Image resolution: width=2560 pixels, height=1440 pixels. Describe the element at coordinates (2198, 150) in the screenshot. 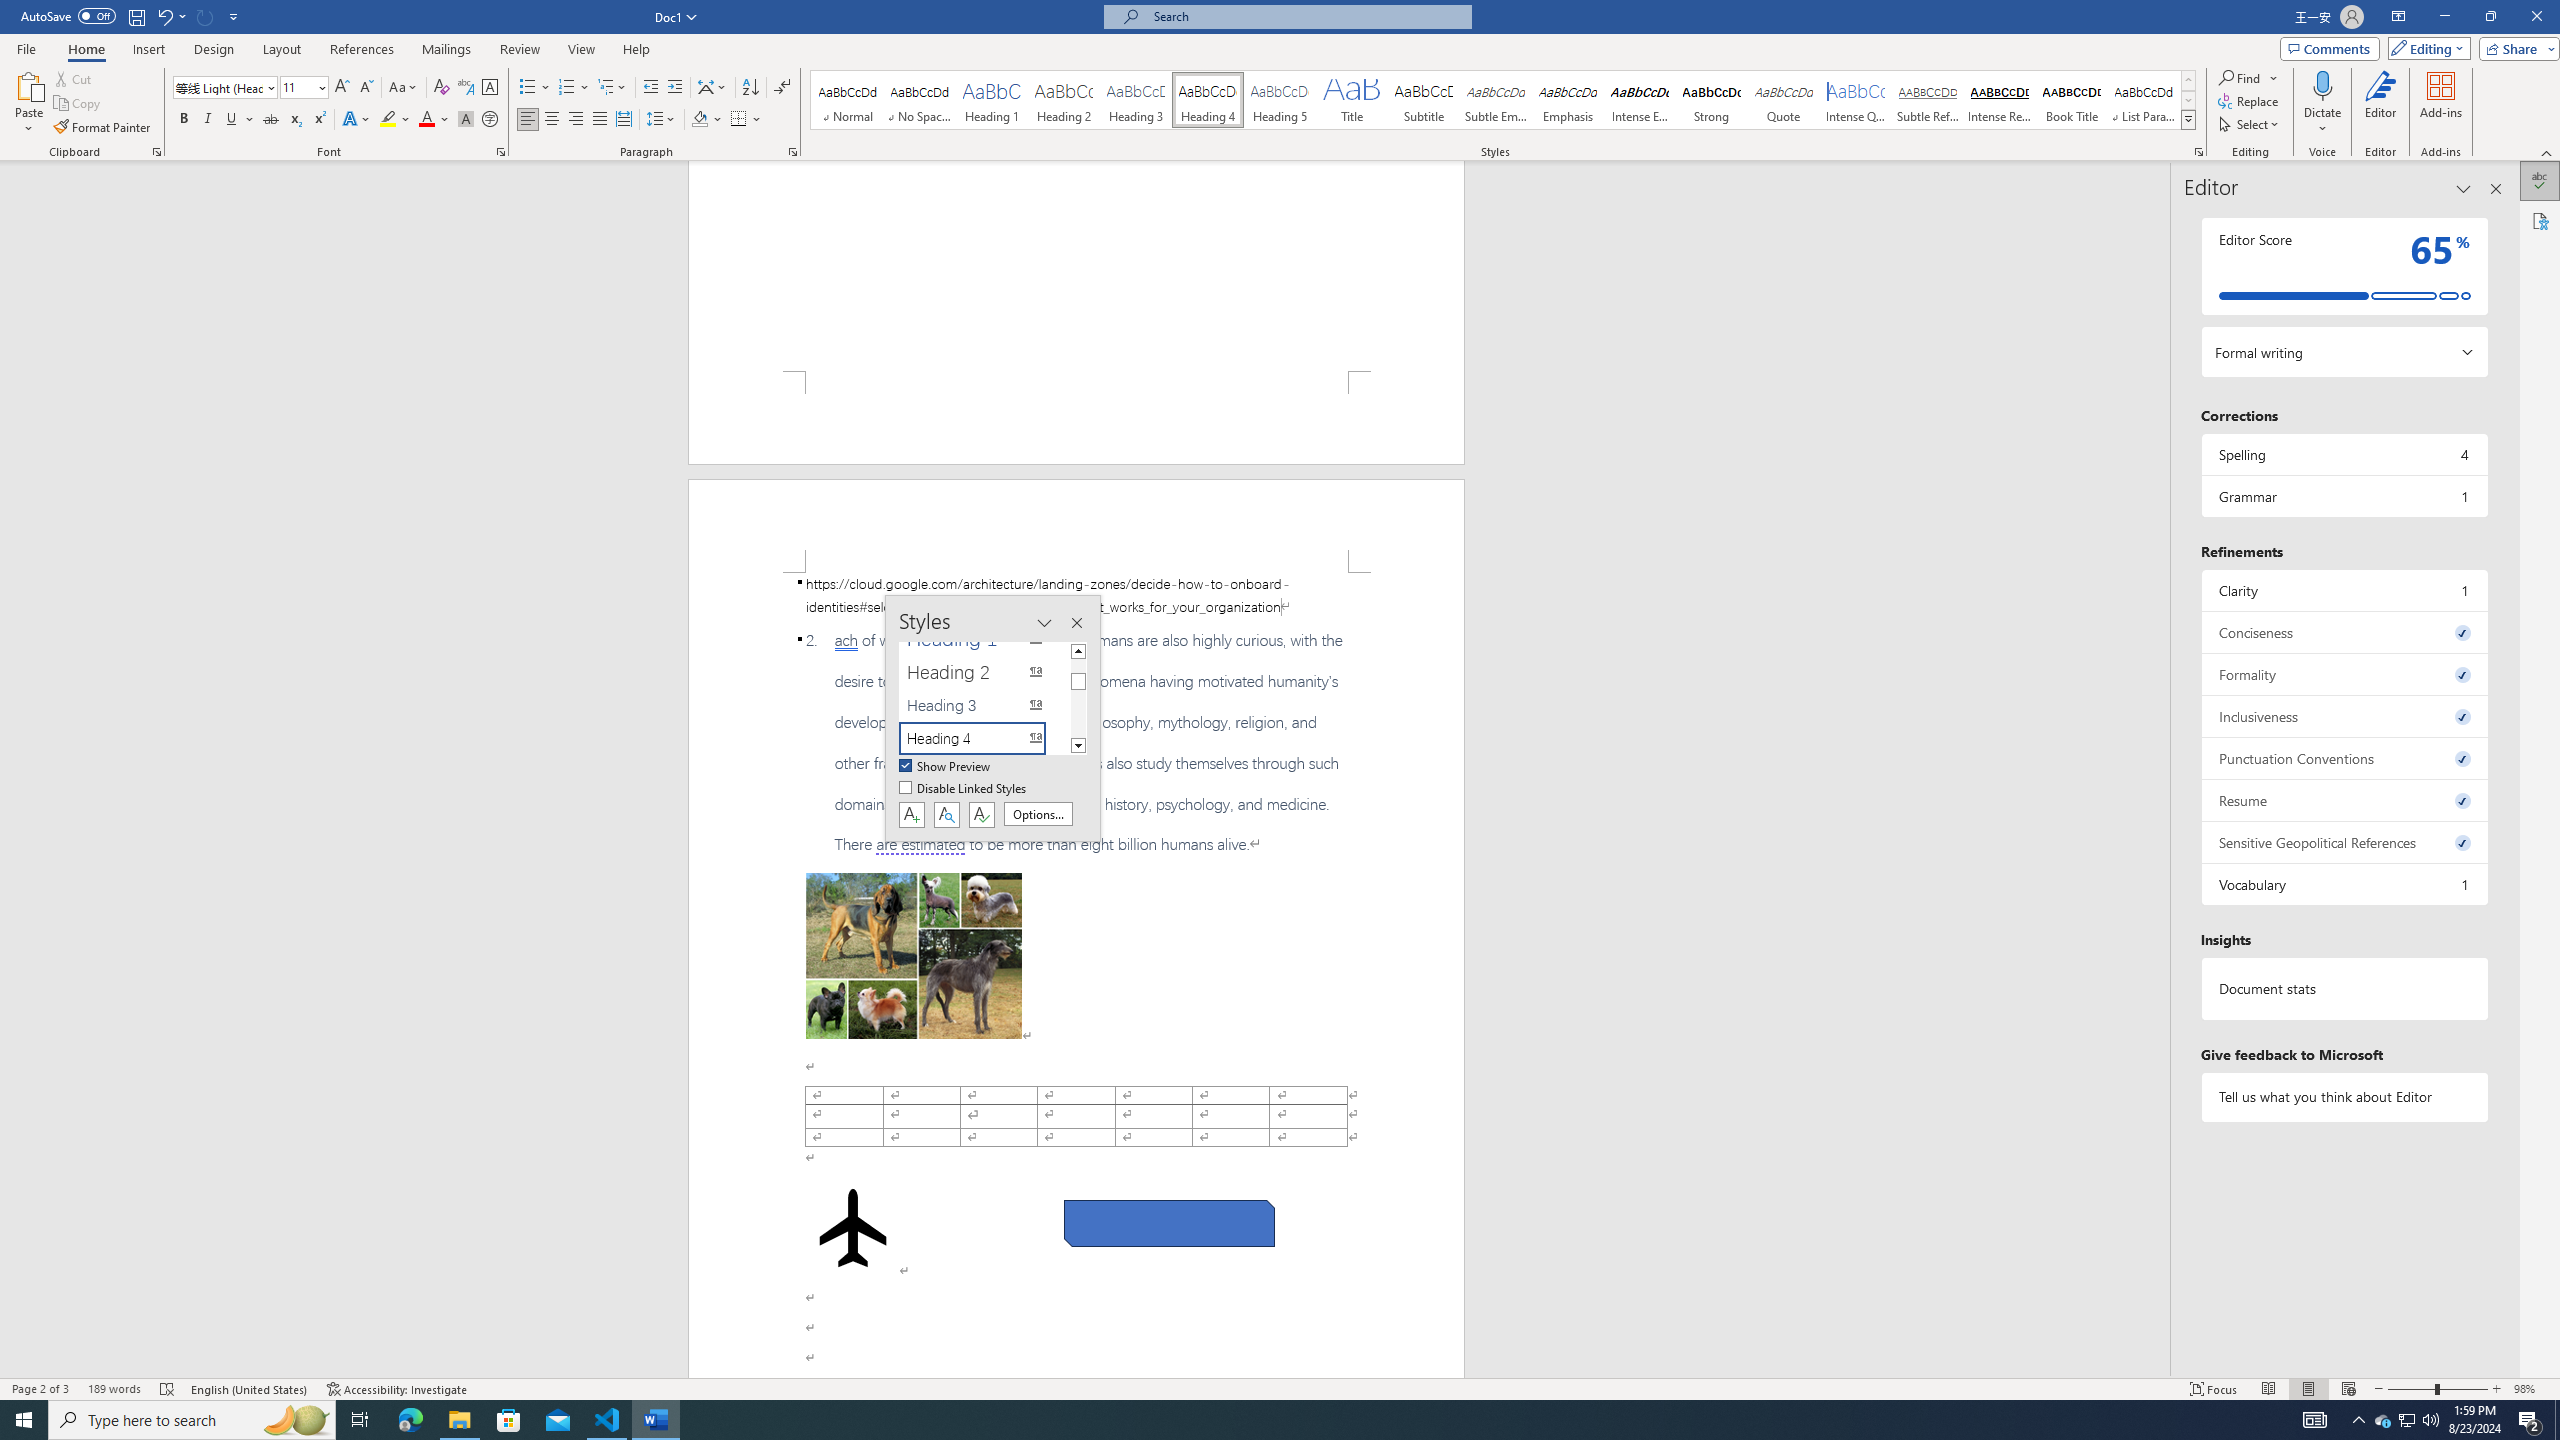

I see `'Styles...'` at that location.